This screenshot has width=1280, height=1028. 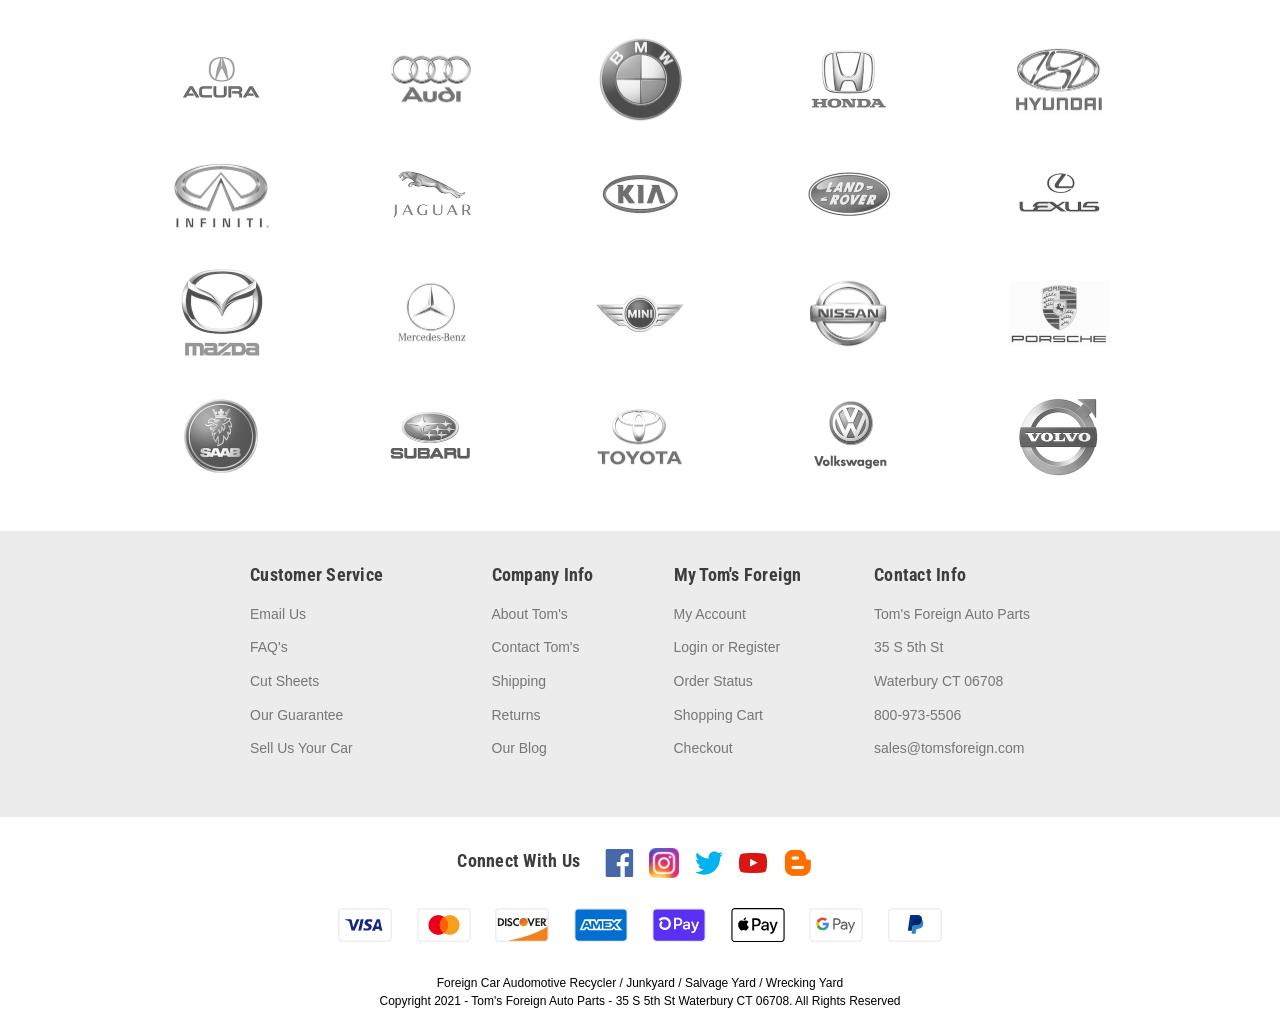 What do you see at coordinates (283, 681) in the screenshot?
I see `'Cut Sheets'` at bounding box center [283, 681].